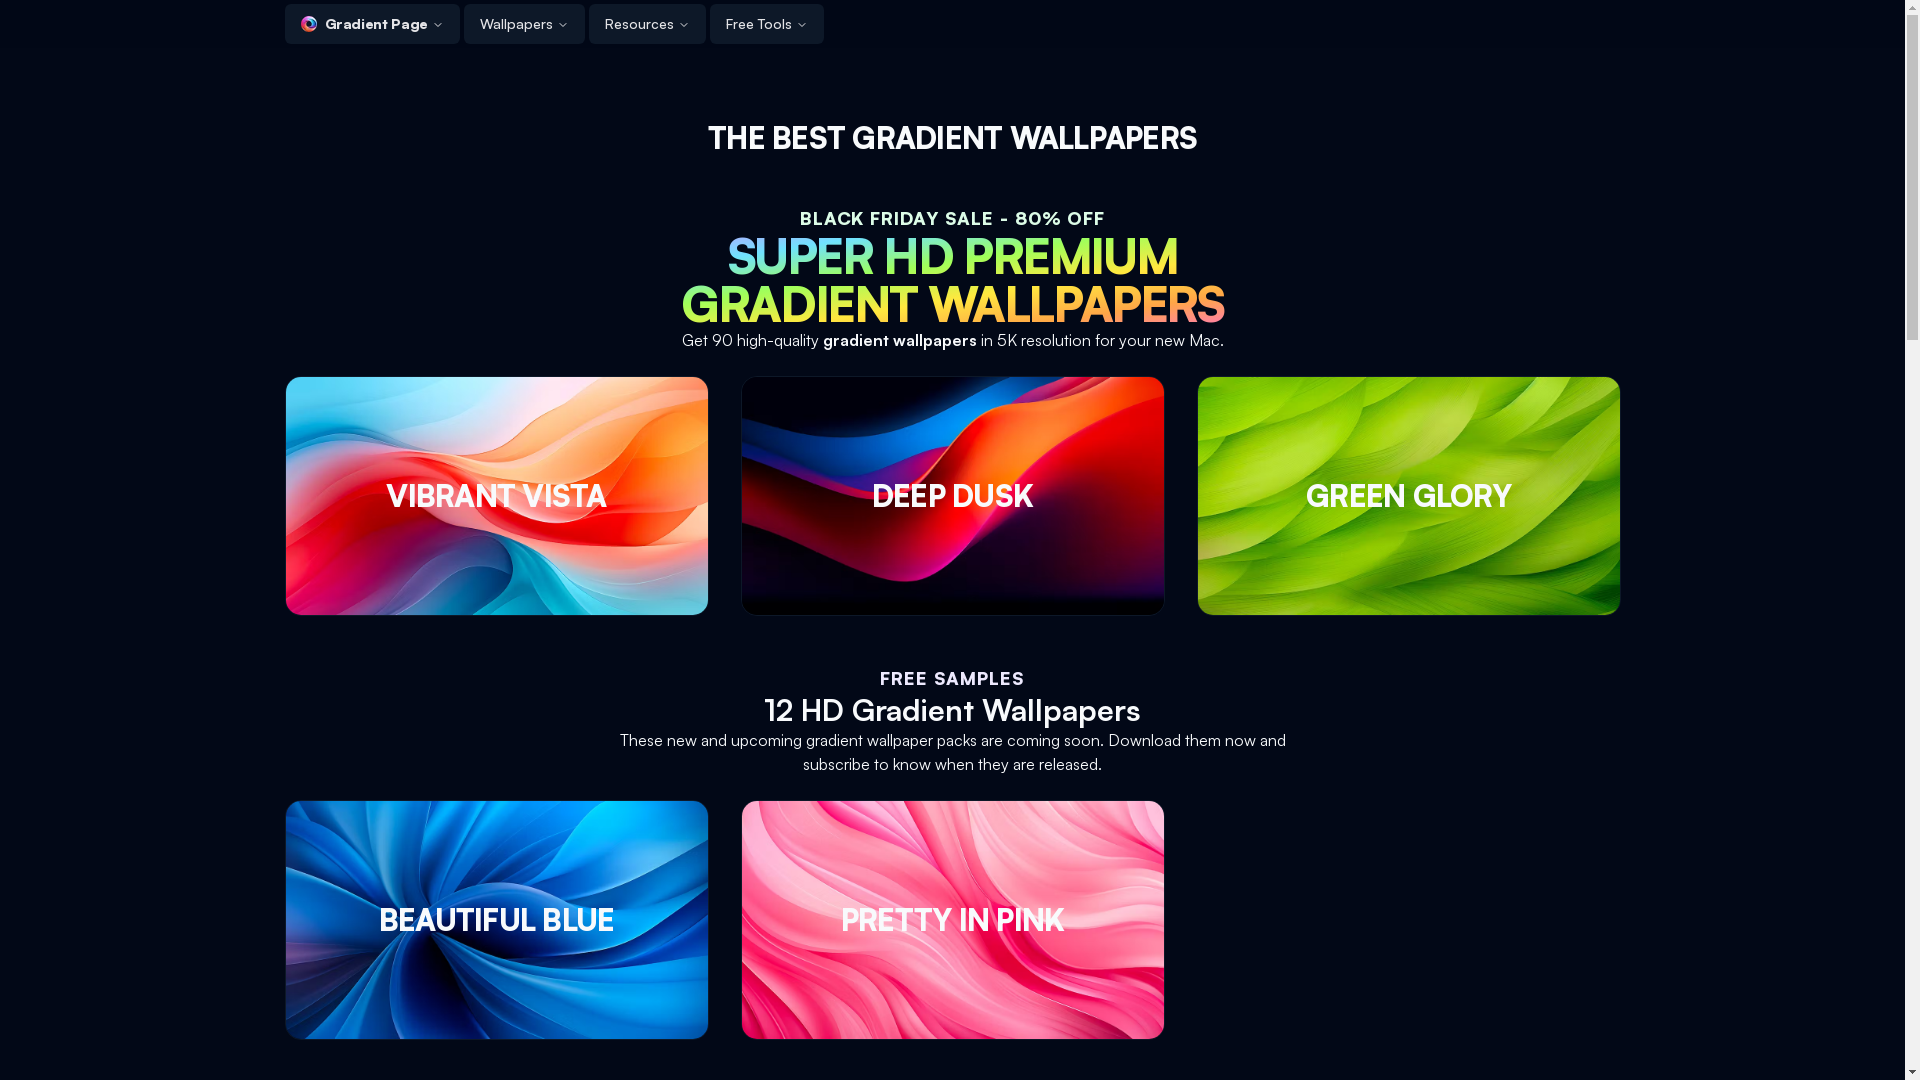 Image resolution: width=1920 pixels, height=1080 pixels. What do you see at coordinates (524, 23) in the screenshot?
I see `'Wallpapers'` at bounding box center [524, 23].